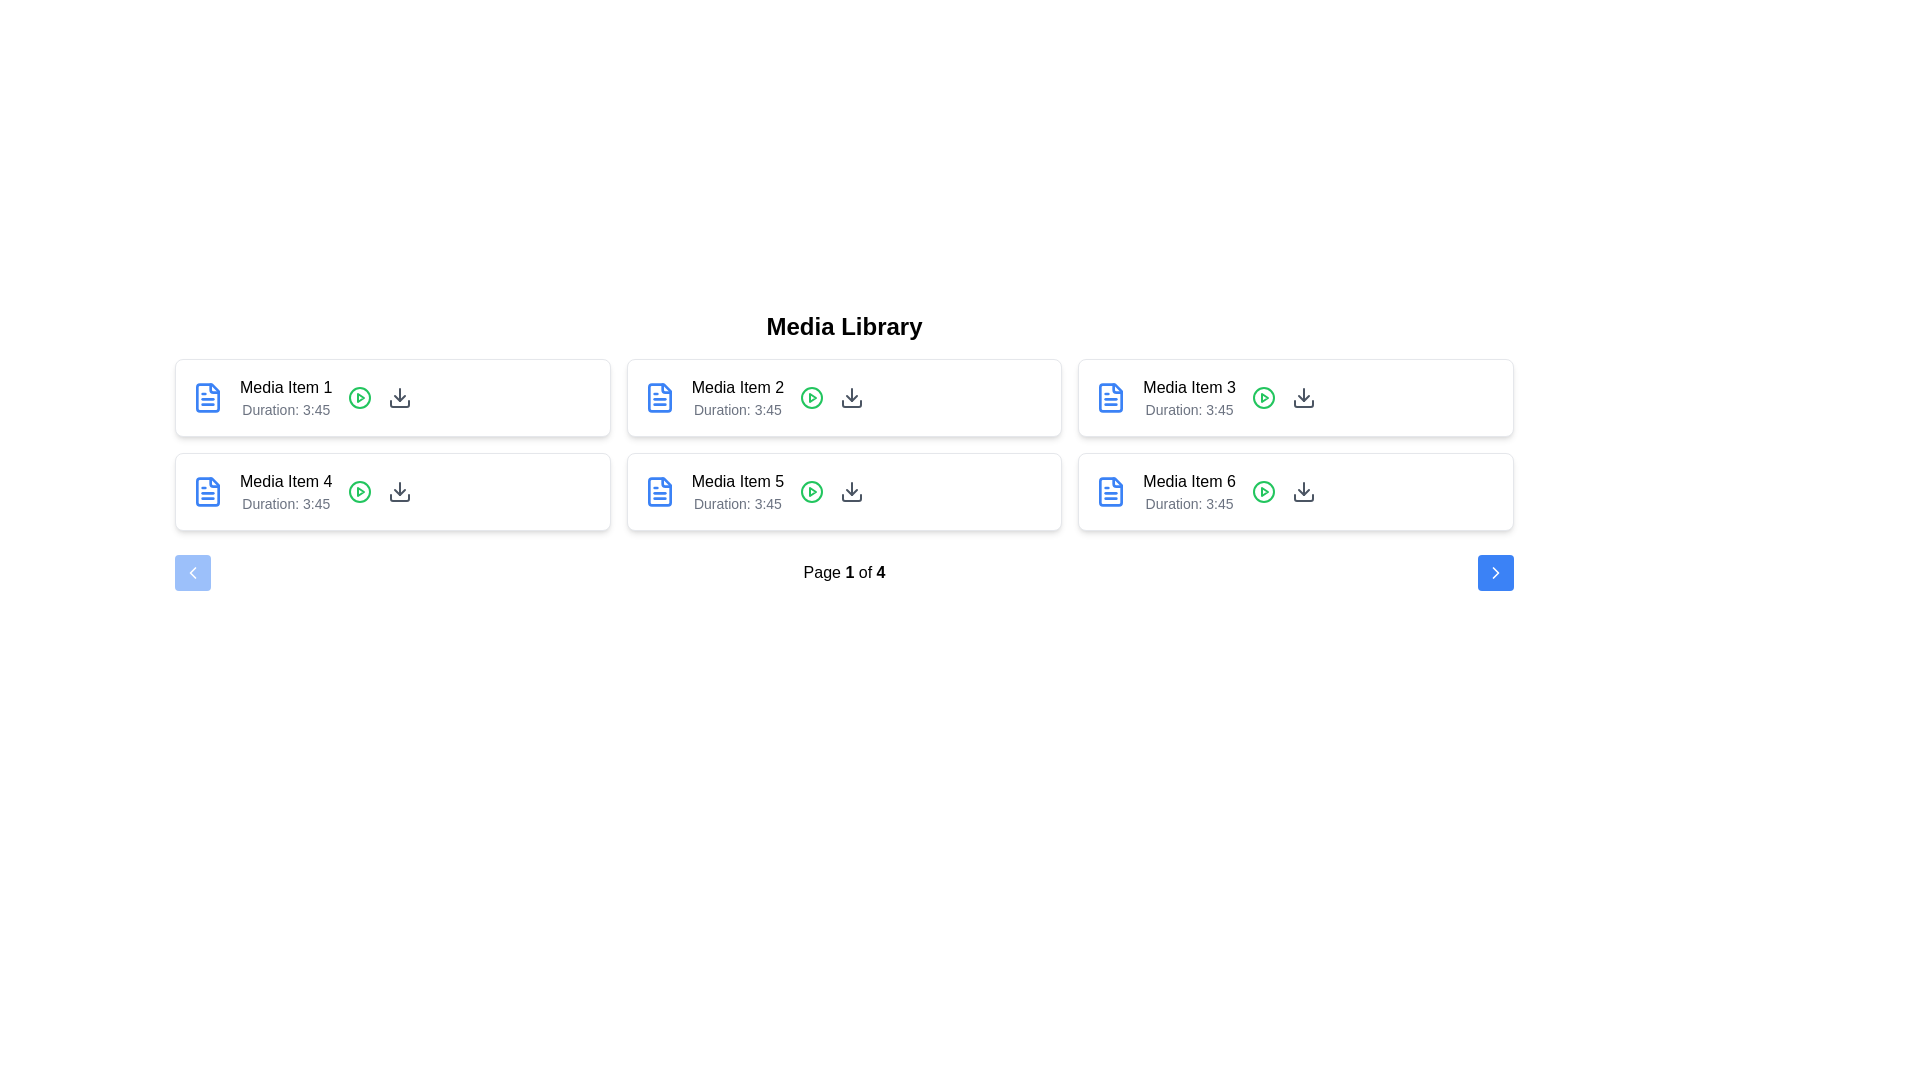  I want to click on the download icon, which resembles a downward arrow into a horizontal line, located at the far right of the row labeled 'Media Item 5', so click(852, 492).